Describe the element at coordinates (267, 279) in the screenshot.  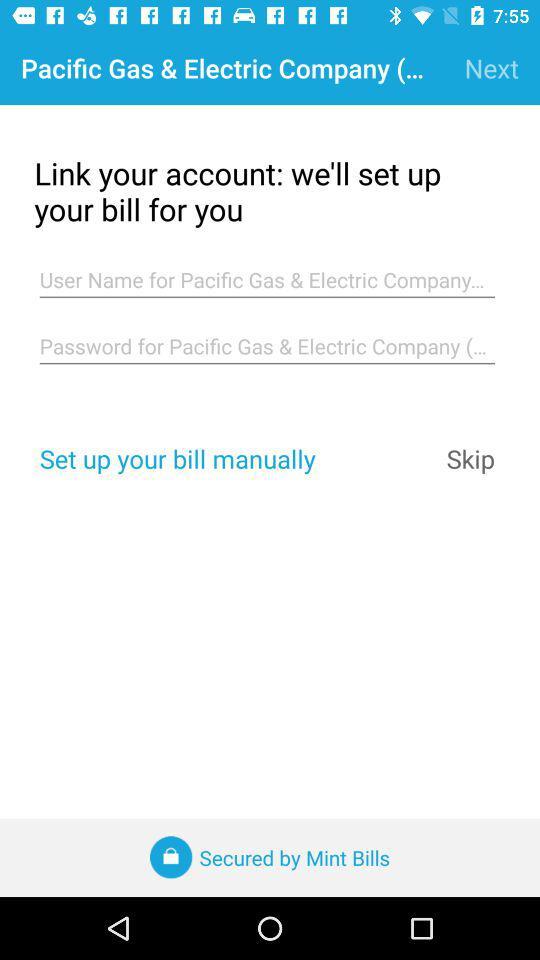
I see `the item below the link your account` at that location.